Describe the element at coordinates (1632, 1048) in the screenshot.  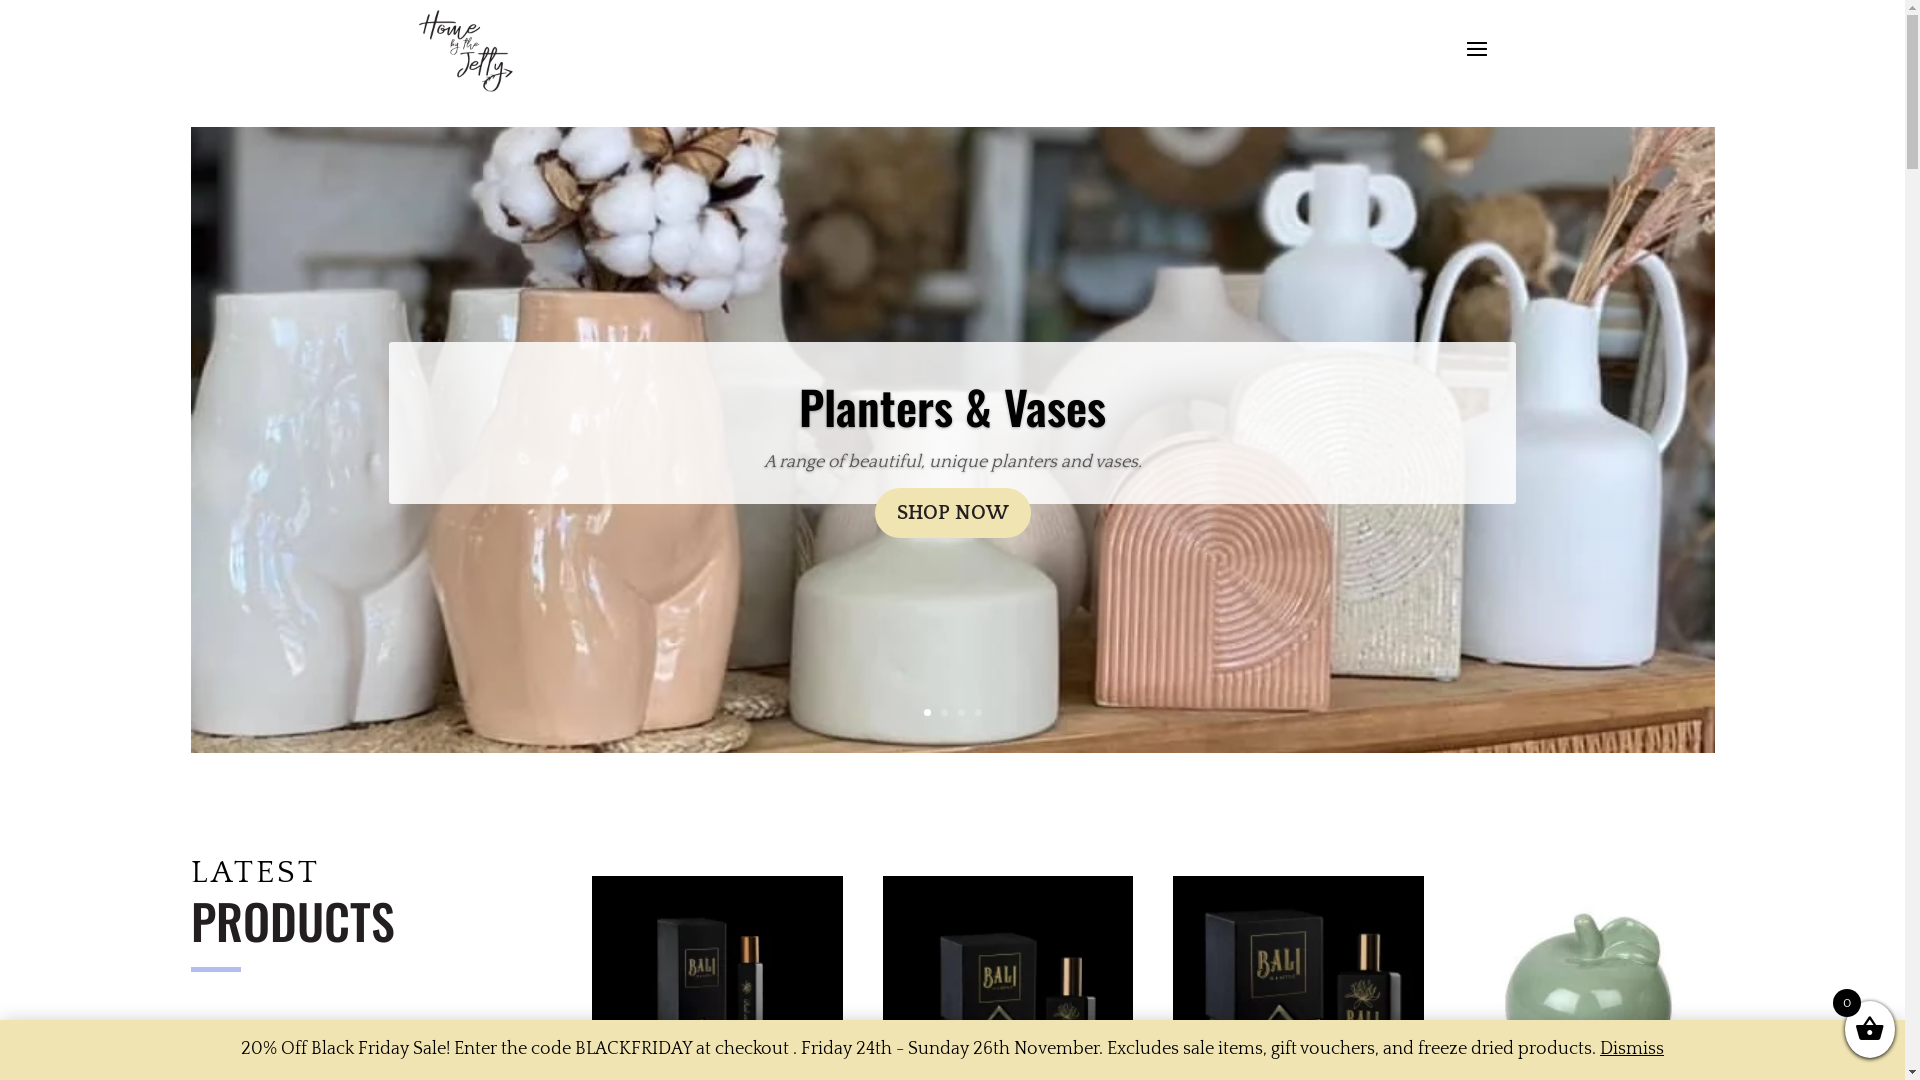
I see `'Dismiss'` at that location.